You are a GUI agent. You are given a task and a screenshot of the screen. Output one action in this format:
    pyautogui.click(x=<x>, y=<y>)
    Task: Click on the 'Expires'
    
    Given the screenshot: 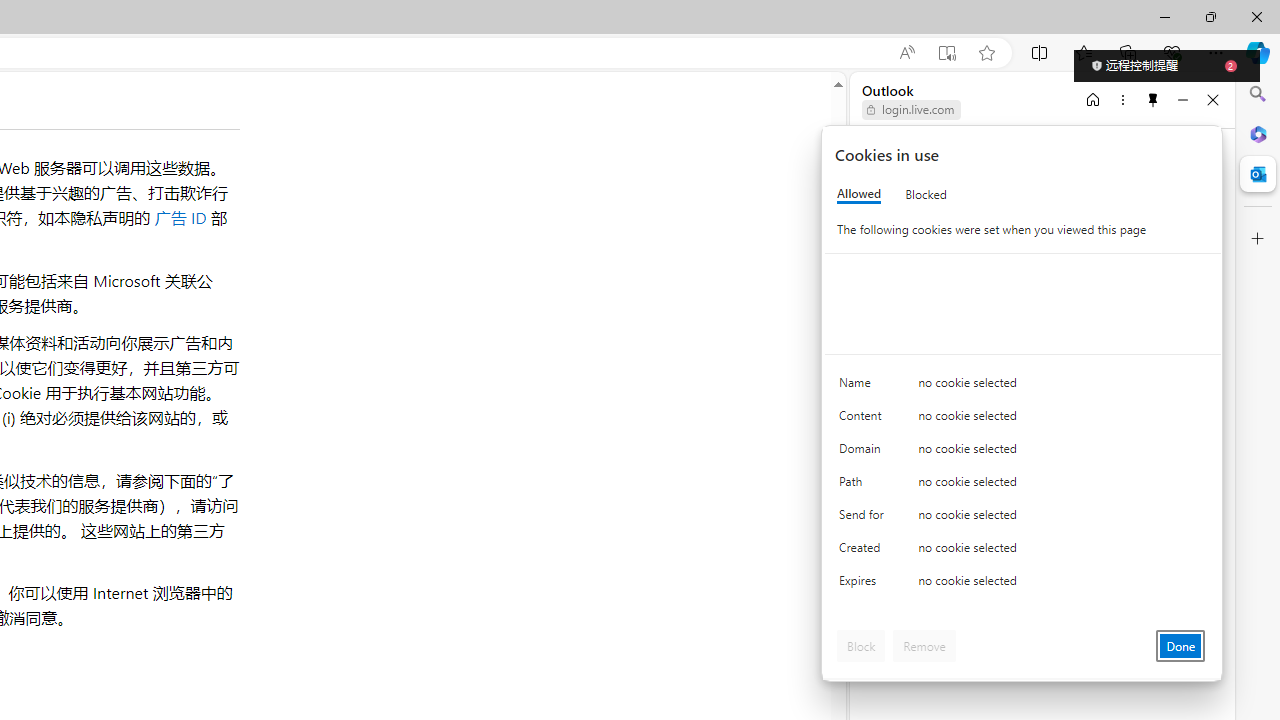 What is the action you would take?
    pyautogui.click(x=865, y=585)
    